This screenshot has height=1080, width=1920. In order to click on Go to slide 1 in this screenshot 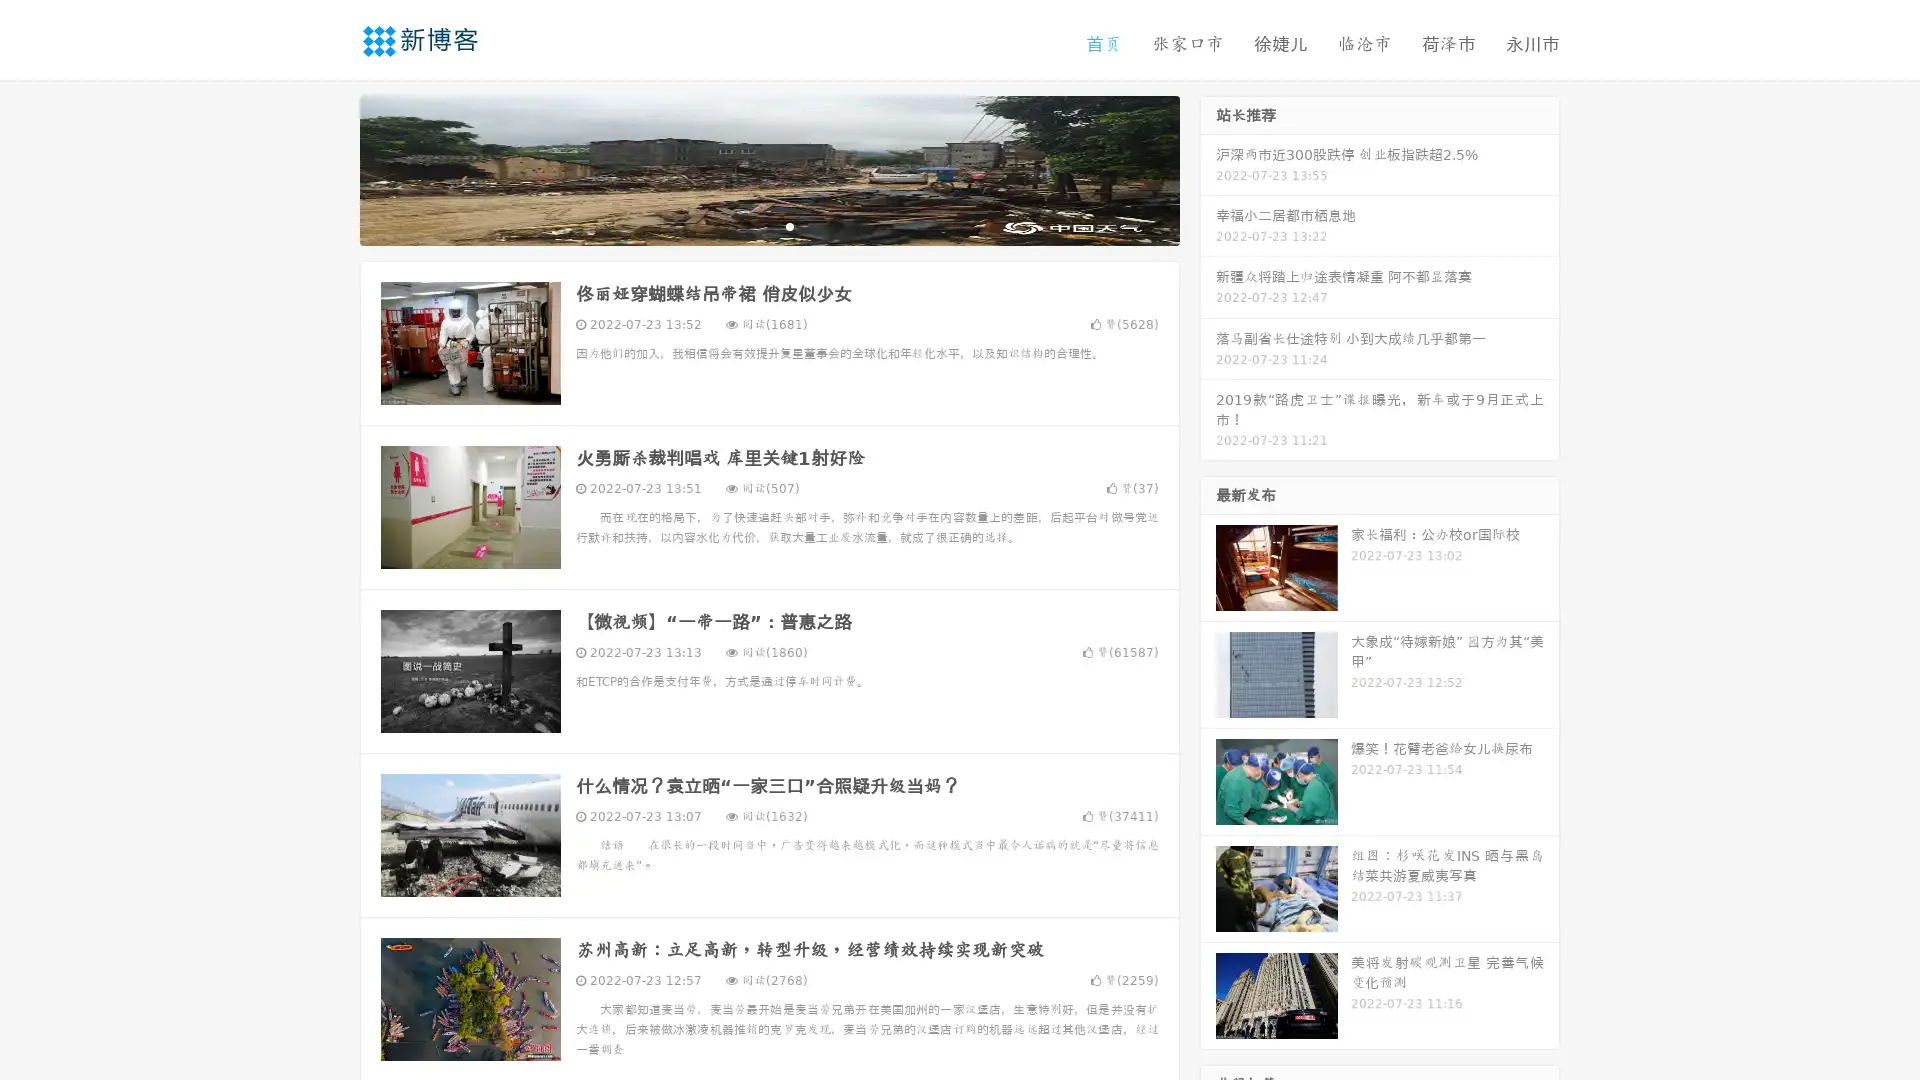, I will do `click(748, 225)`.